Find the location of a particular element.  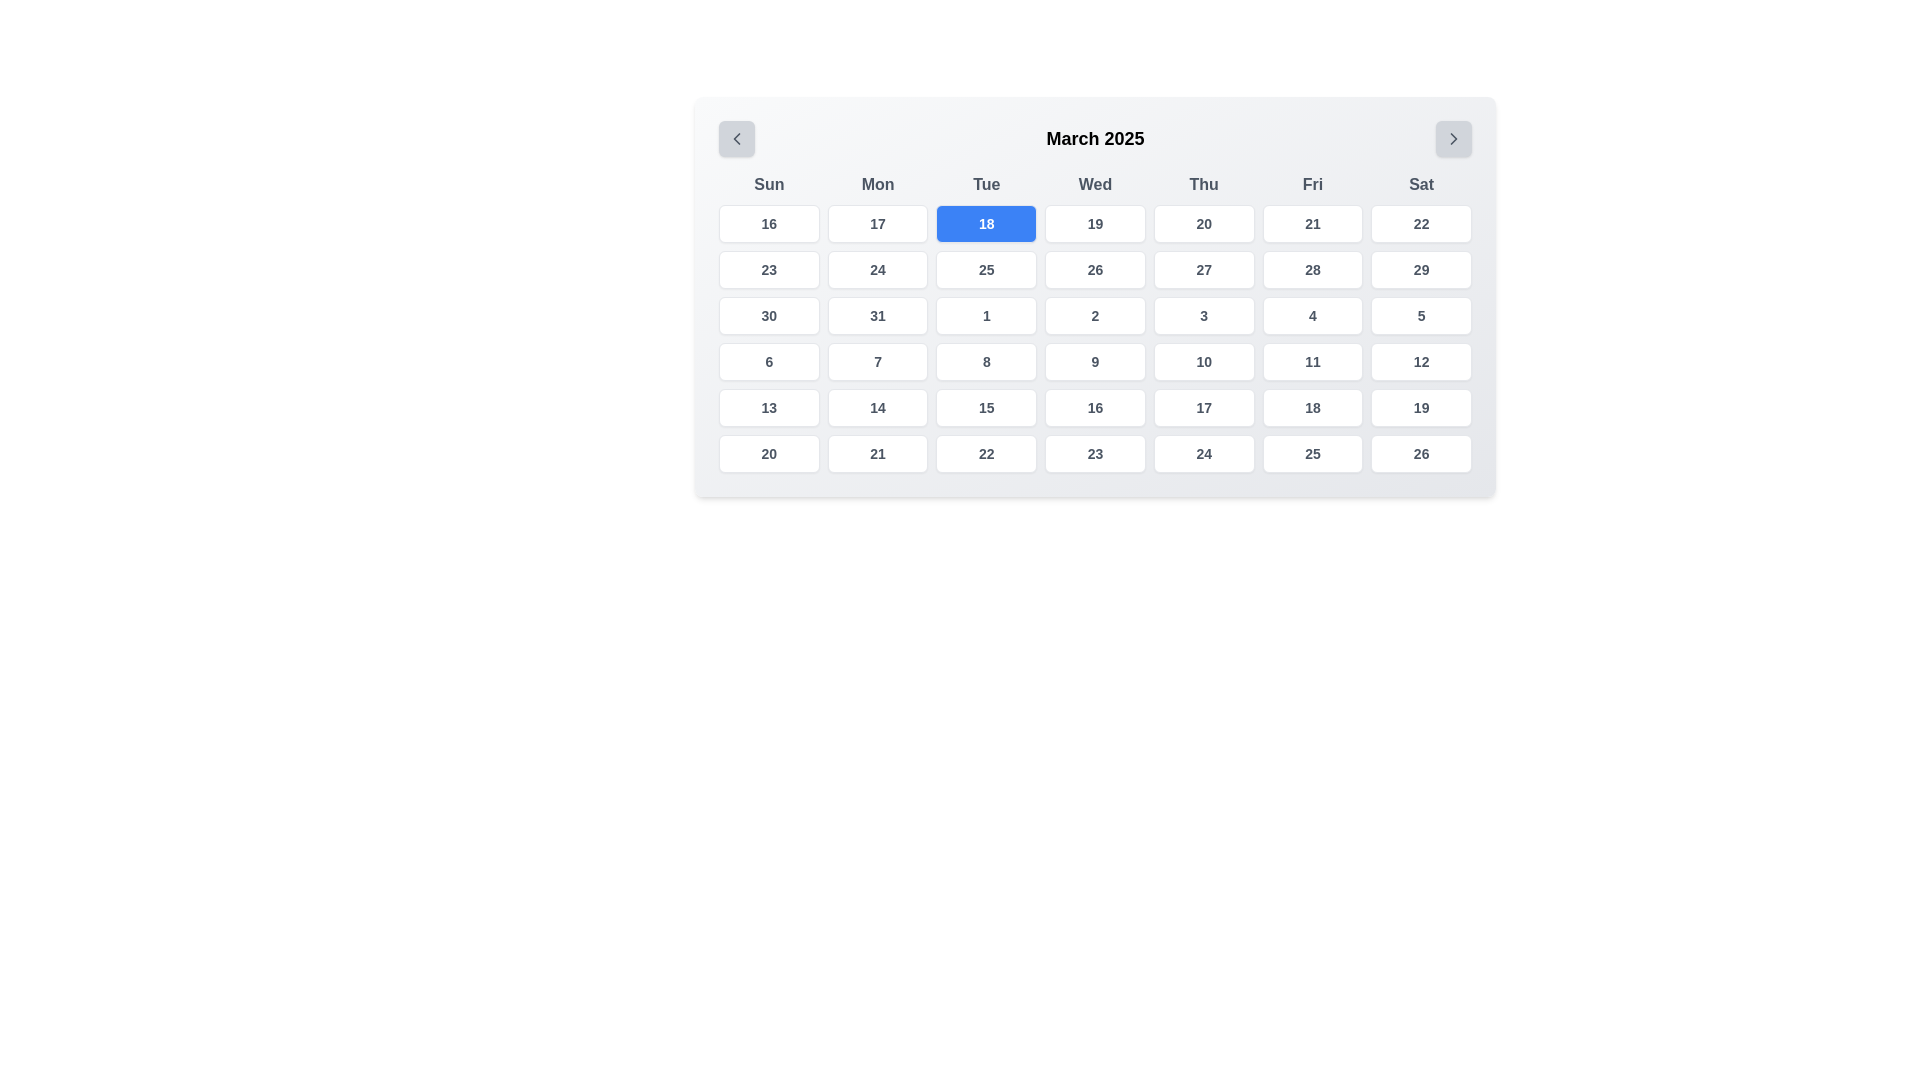

the left arrow icon in the top-left section of the calendar interface is located at coordinates (736, 137).